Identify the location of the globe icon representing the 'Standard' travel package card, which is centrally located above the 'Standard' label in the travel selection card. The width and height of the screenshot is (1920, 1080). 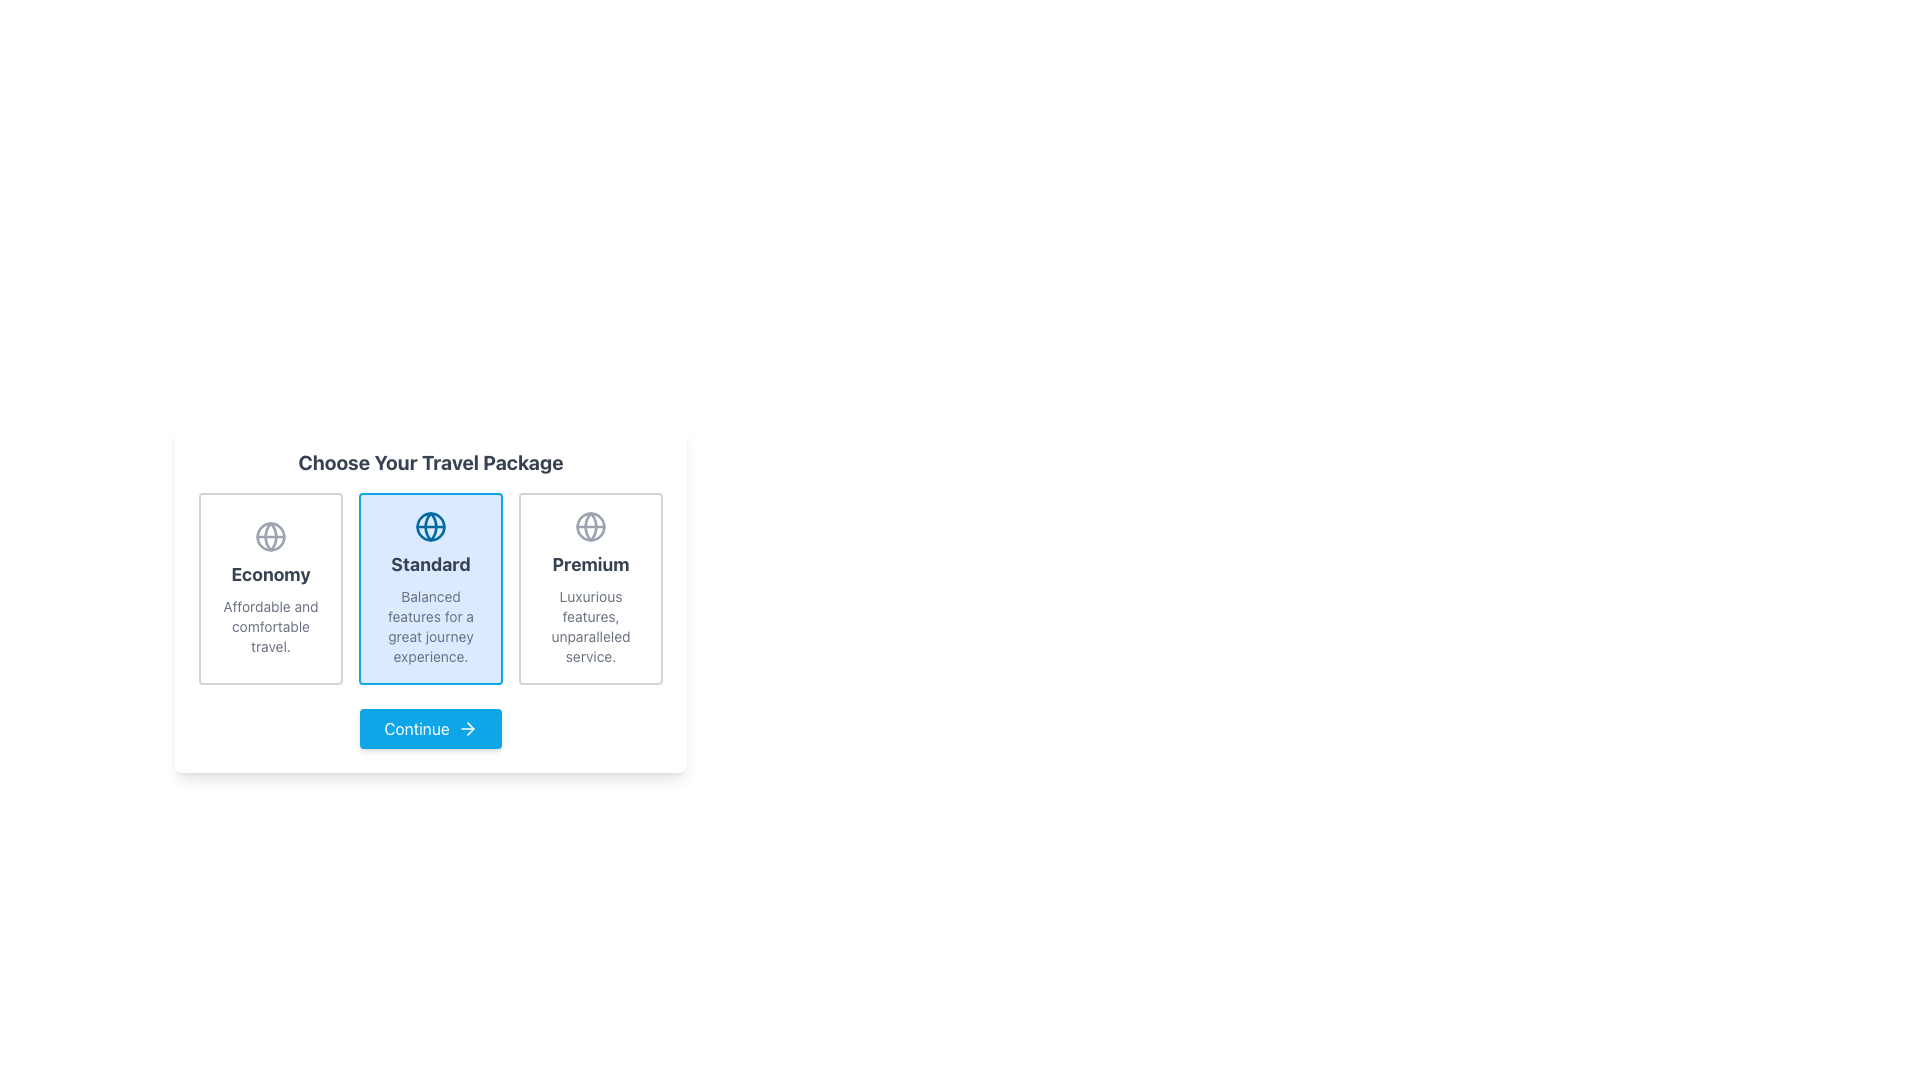
(430, 526).